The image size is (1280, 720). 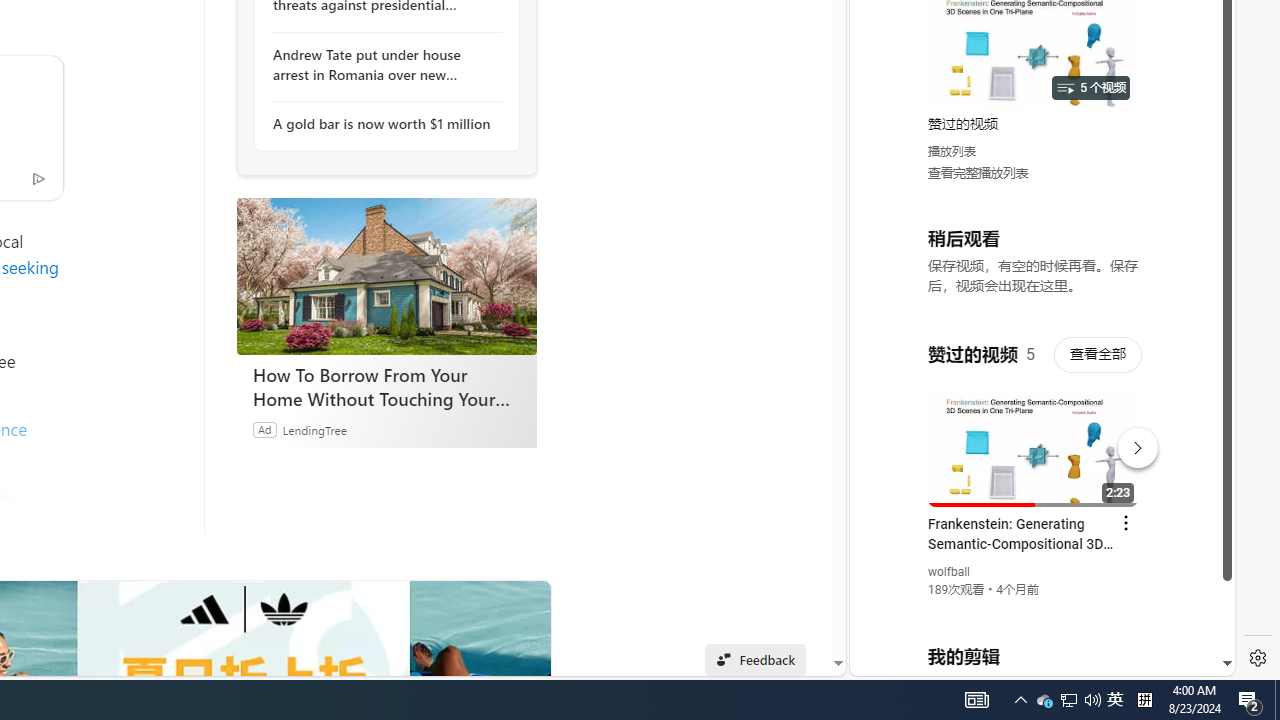 What do you see at coordinates (38, 176) in the screenshot?
I see `'Ad Choice'` at bounding box center [38, 176].